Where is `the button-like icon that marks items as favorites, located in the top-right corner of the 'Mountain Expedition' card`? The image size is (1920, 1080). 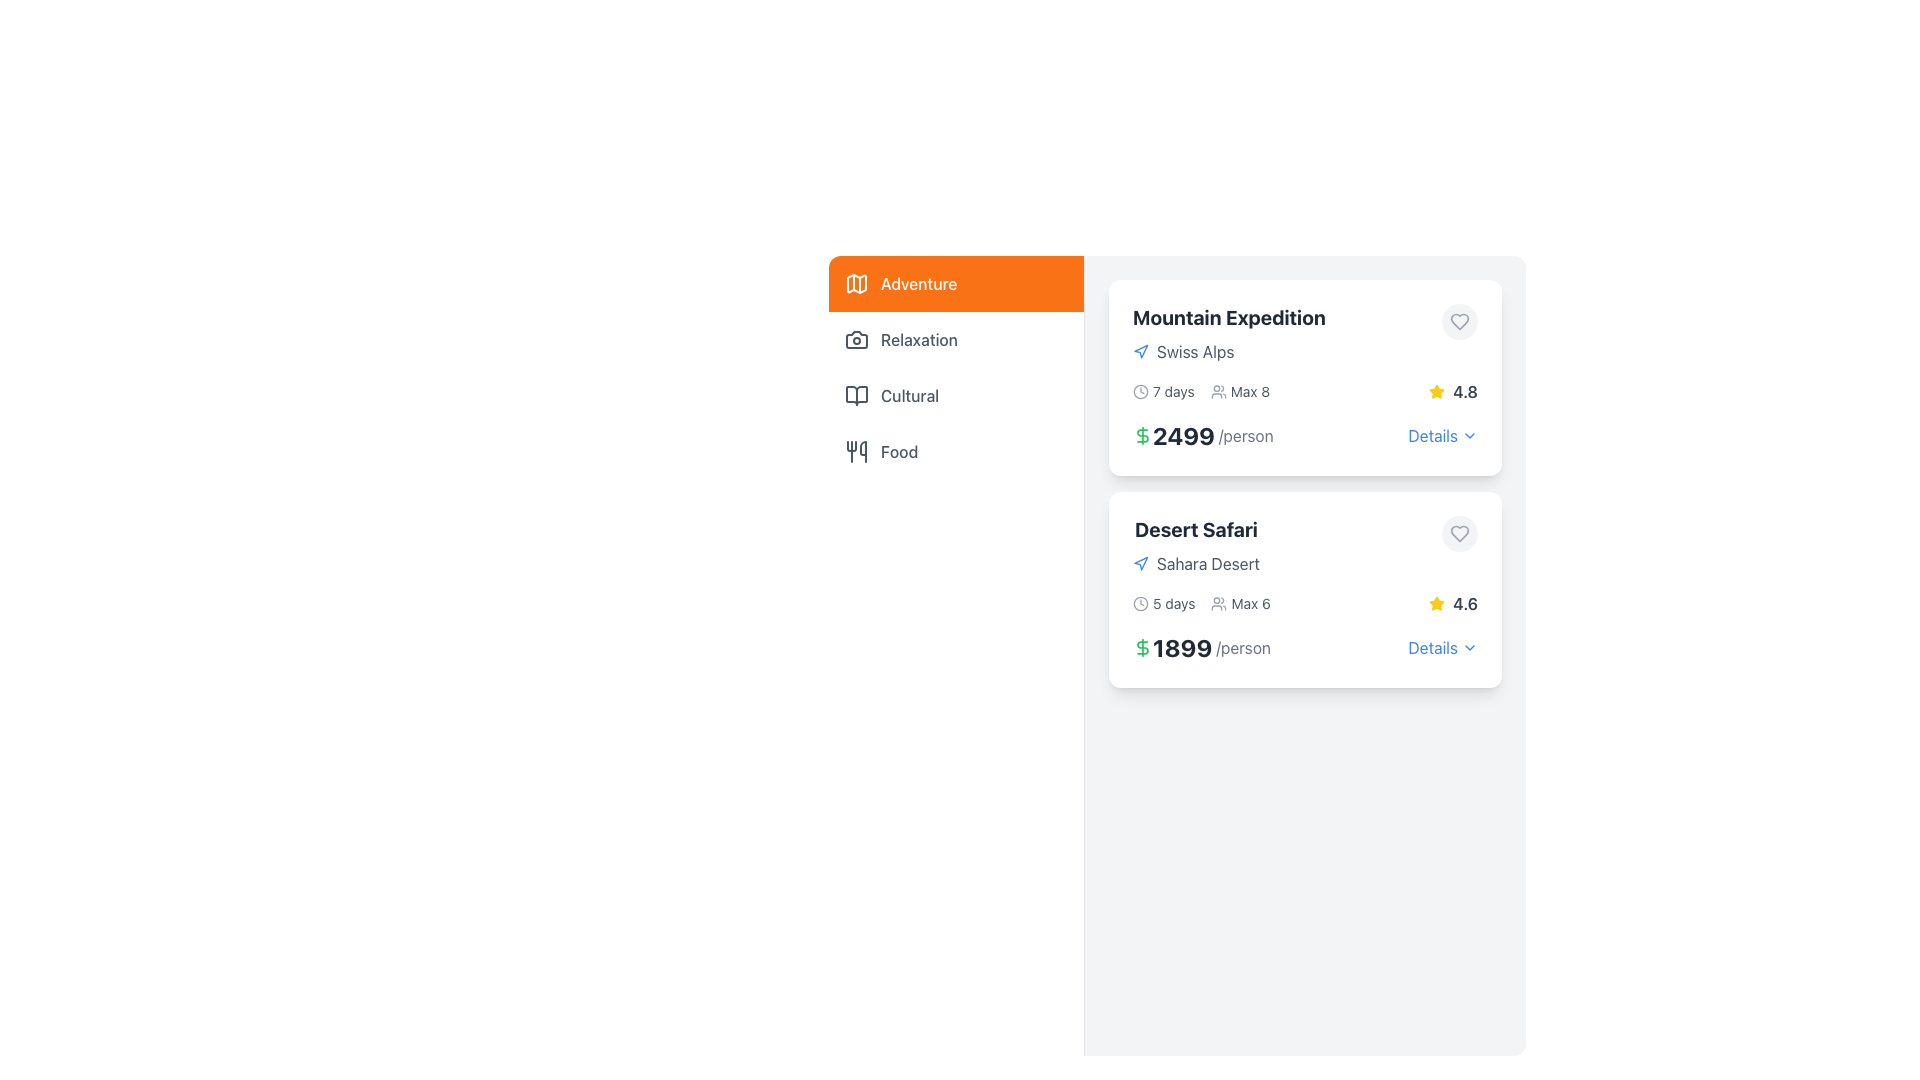
the button-like icon that marks items as favorites, located in the top-right corner of the 'Mountain Expedition' card is located at coordinates (1459, 320).